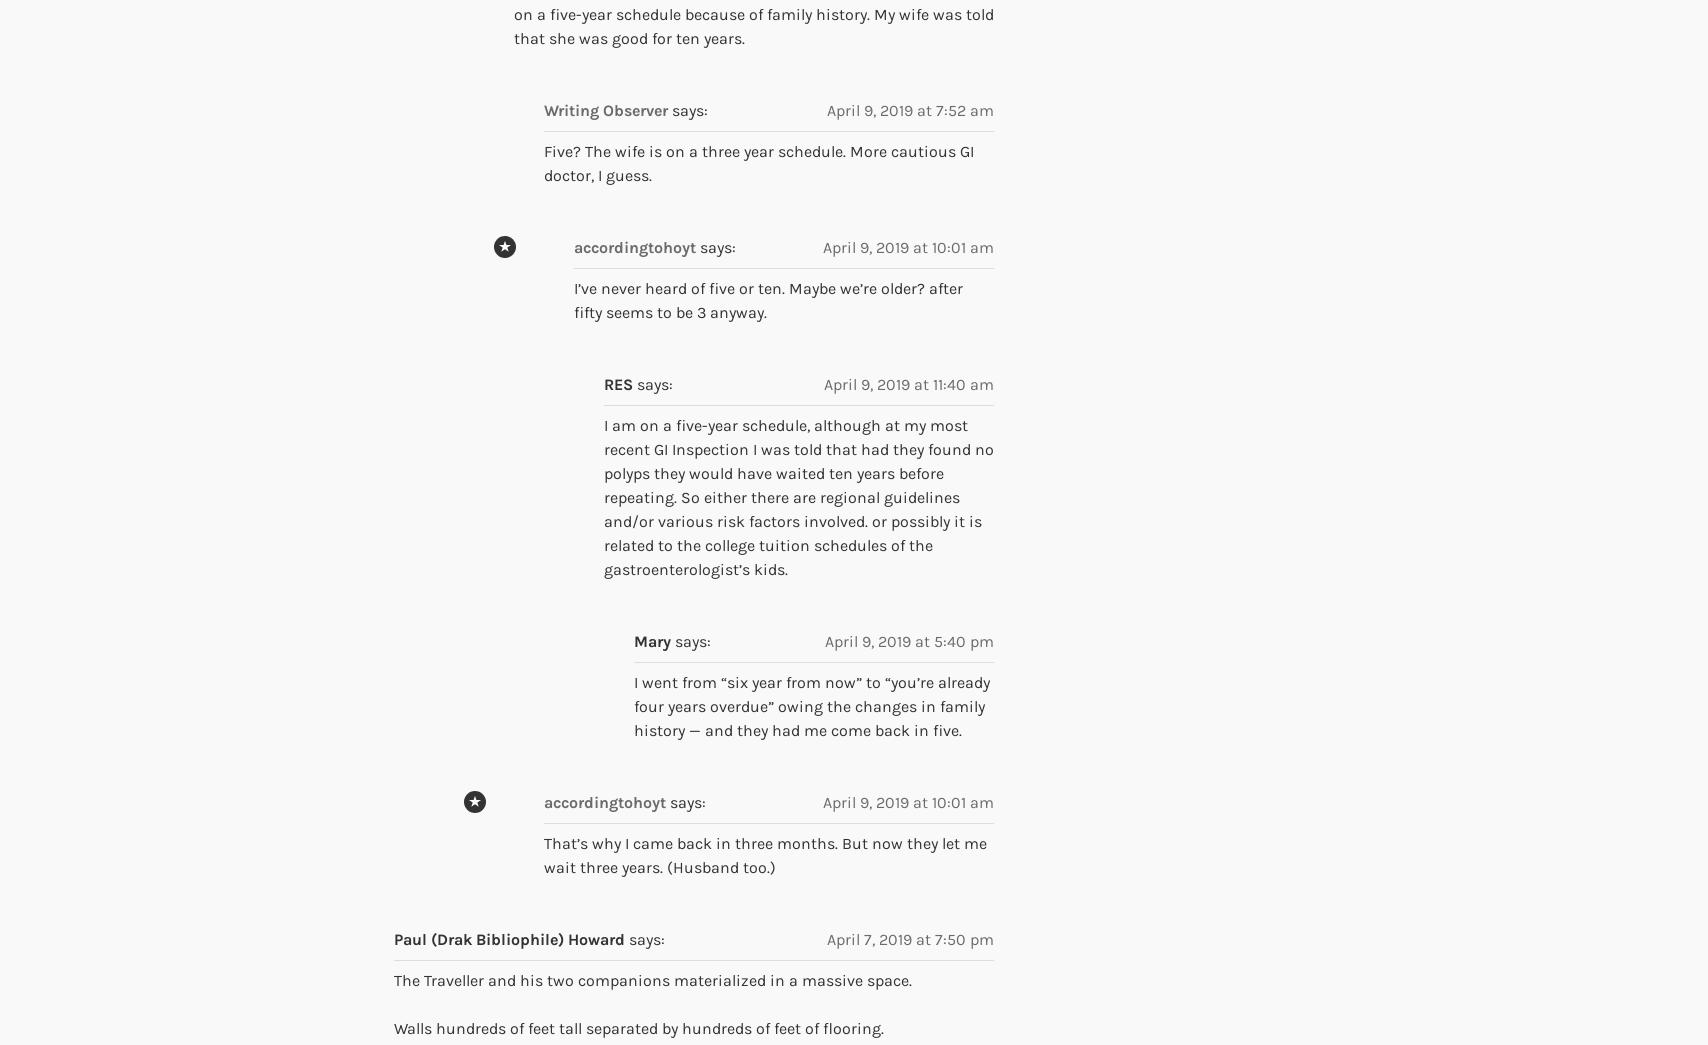  I want to click on 'April 9, 2019 at 11:40 am', so click(908, 383).